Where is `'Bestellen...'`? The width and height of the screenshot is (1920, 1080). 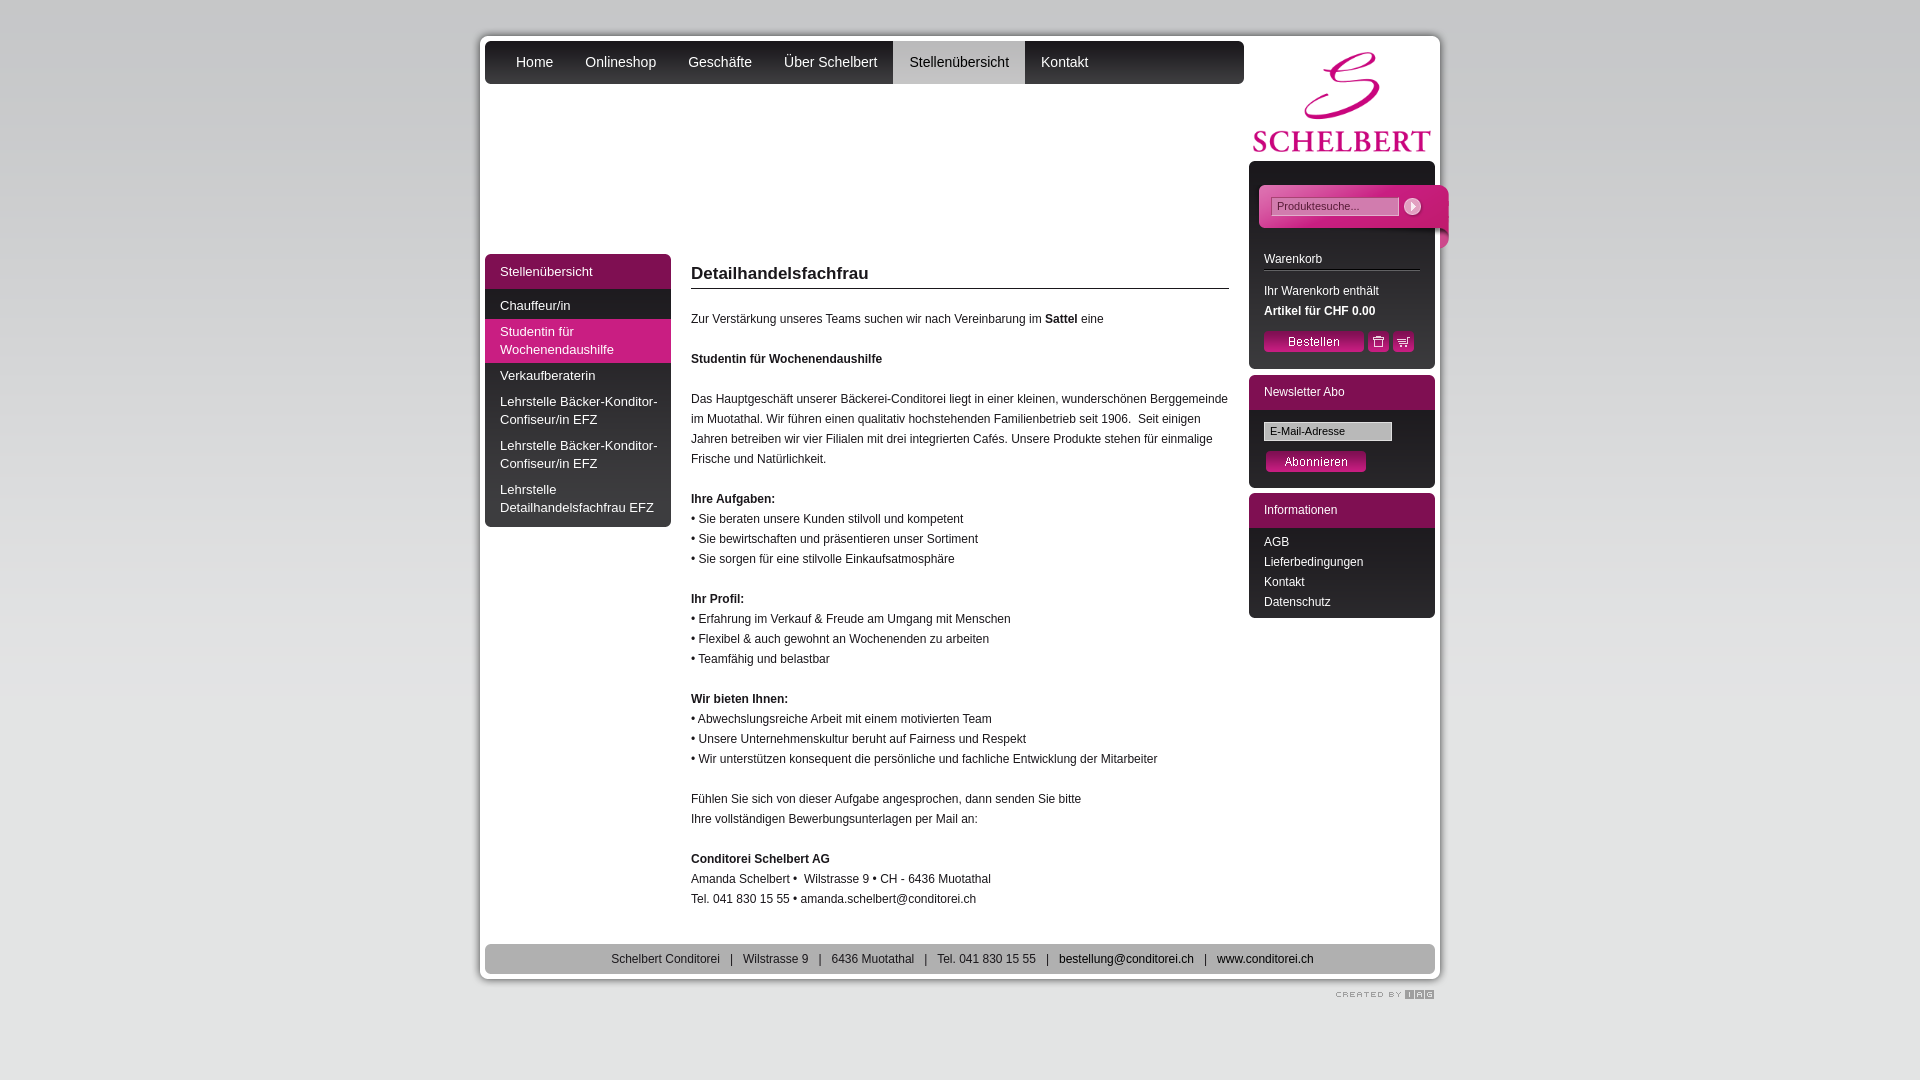
'Bestellen...' is located at coordinates (1314, 346).